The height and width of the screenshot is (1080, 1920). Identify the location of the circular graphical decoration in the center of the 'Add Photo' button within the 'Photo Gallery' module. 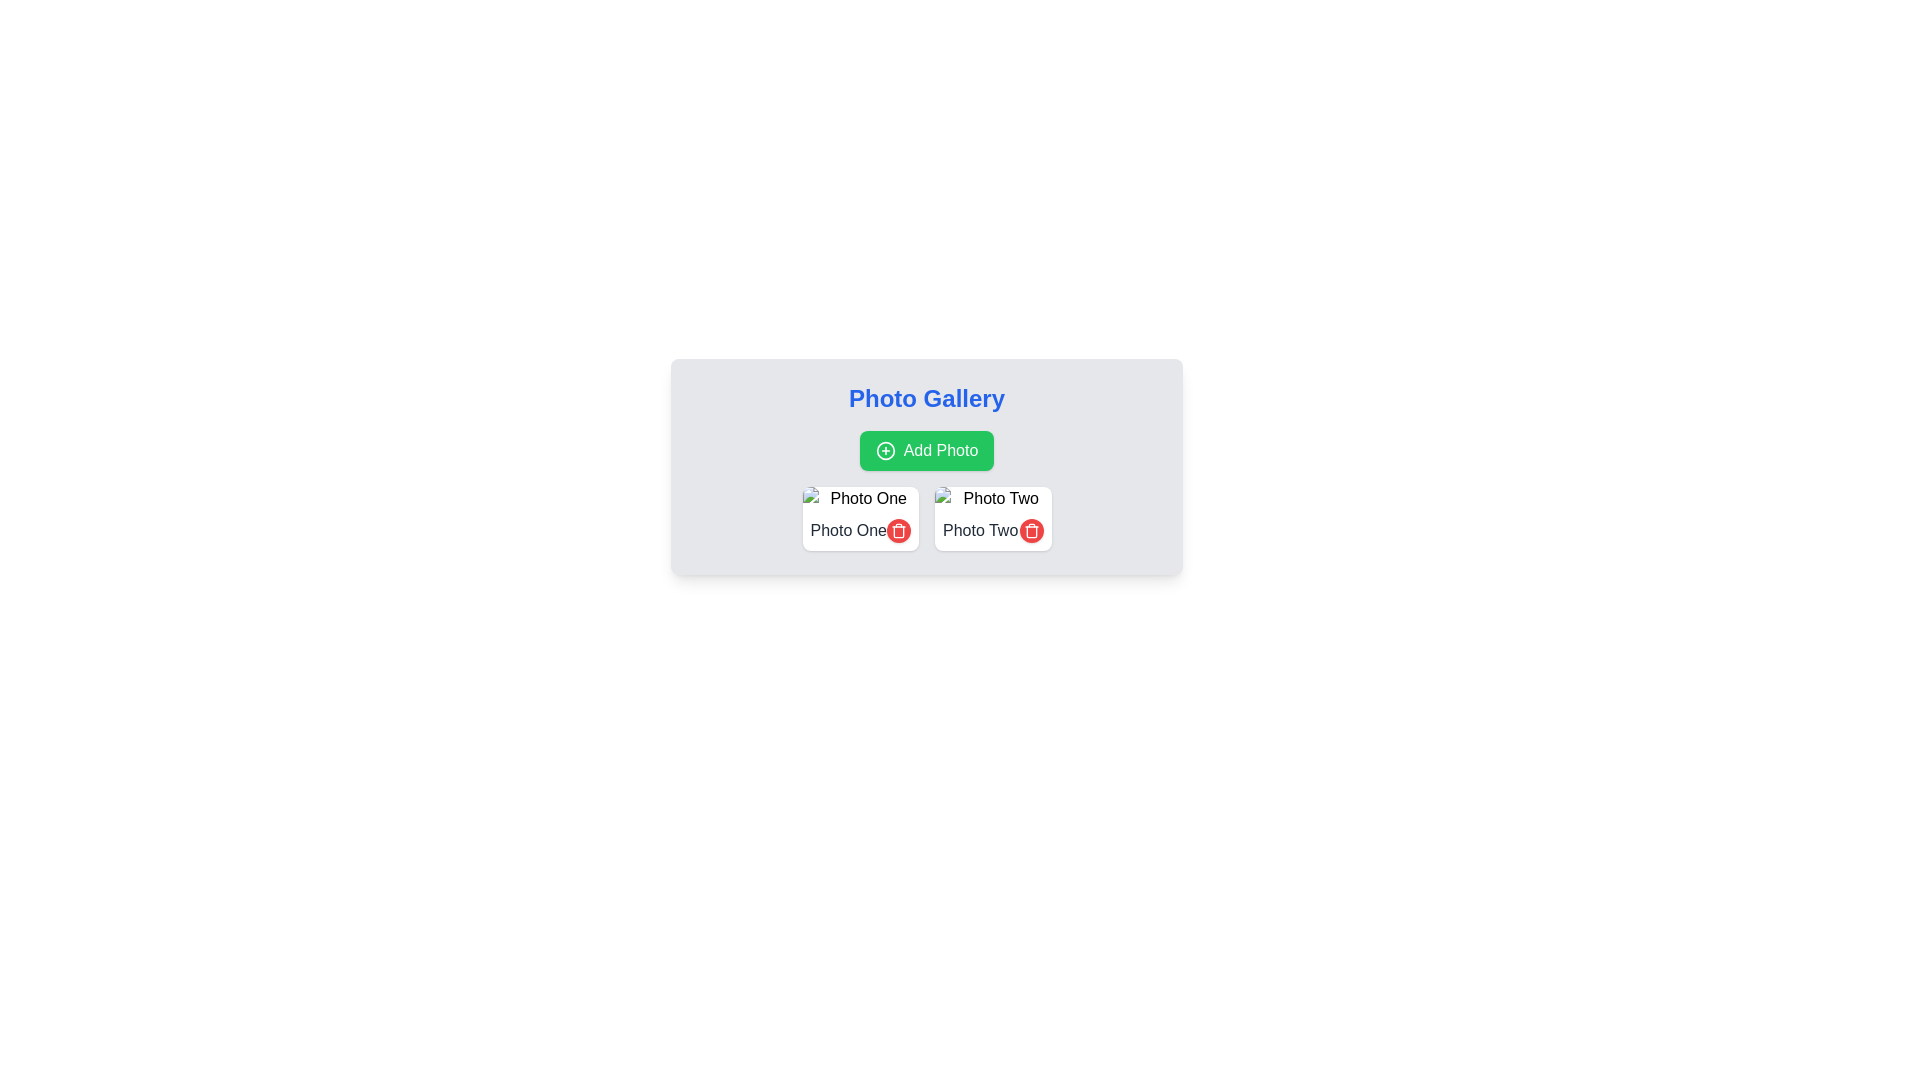
(884, 451).